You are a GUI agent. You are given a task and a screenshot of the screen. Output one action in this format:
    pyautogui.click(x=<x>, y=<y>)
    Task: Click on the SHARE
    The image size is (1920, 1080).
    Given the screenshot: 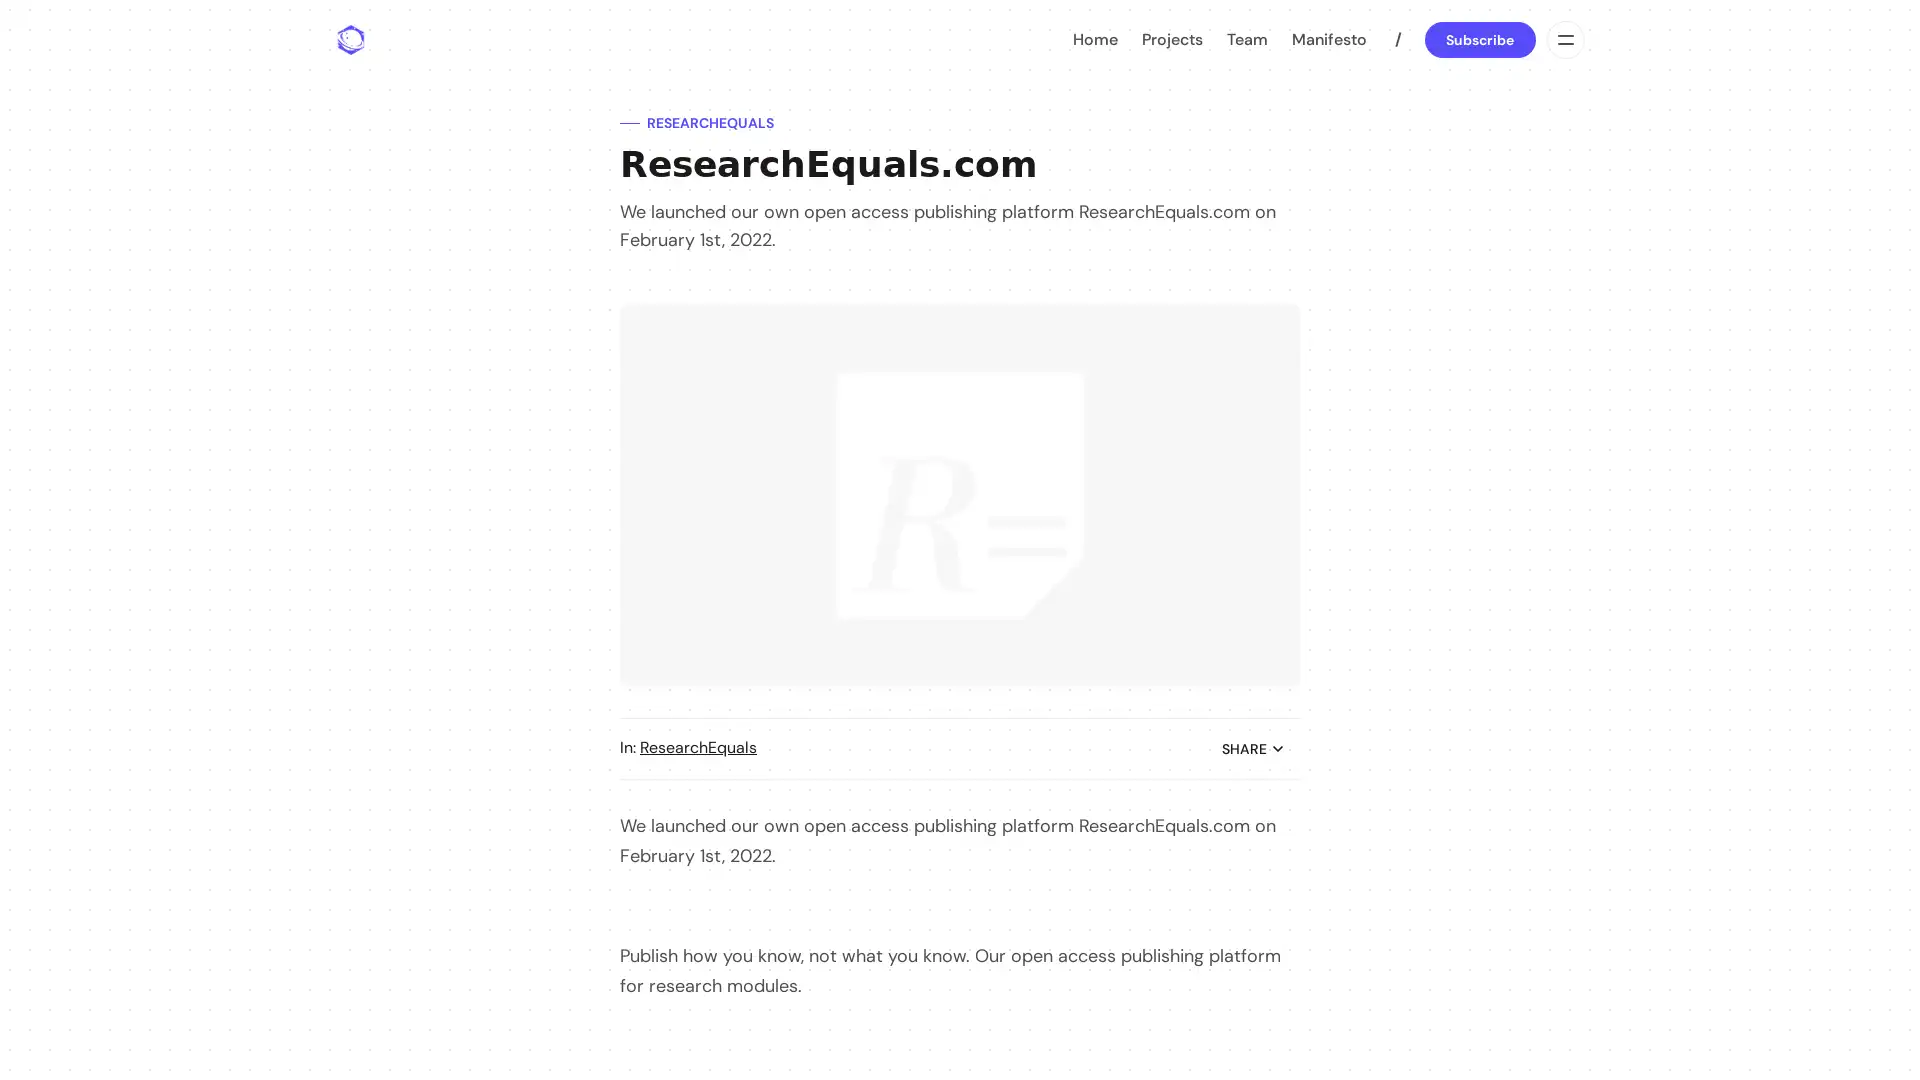 What is the action you would take?
    pyautogui.click(x=1252, y=748)
    